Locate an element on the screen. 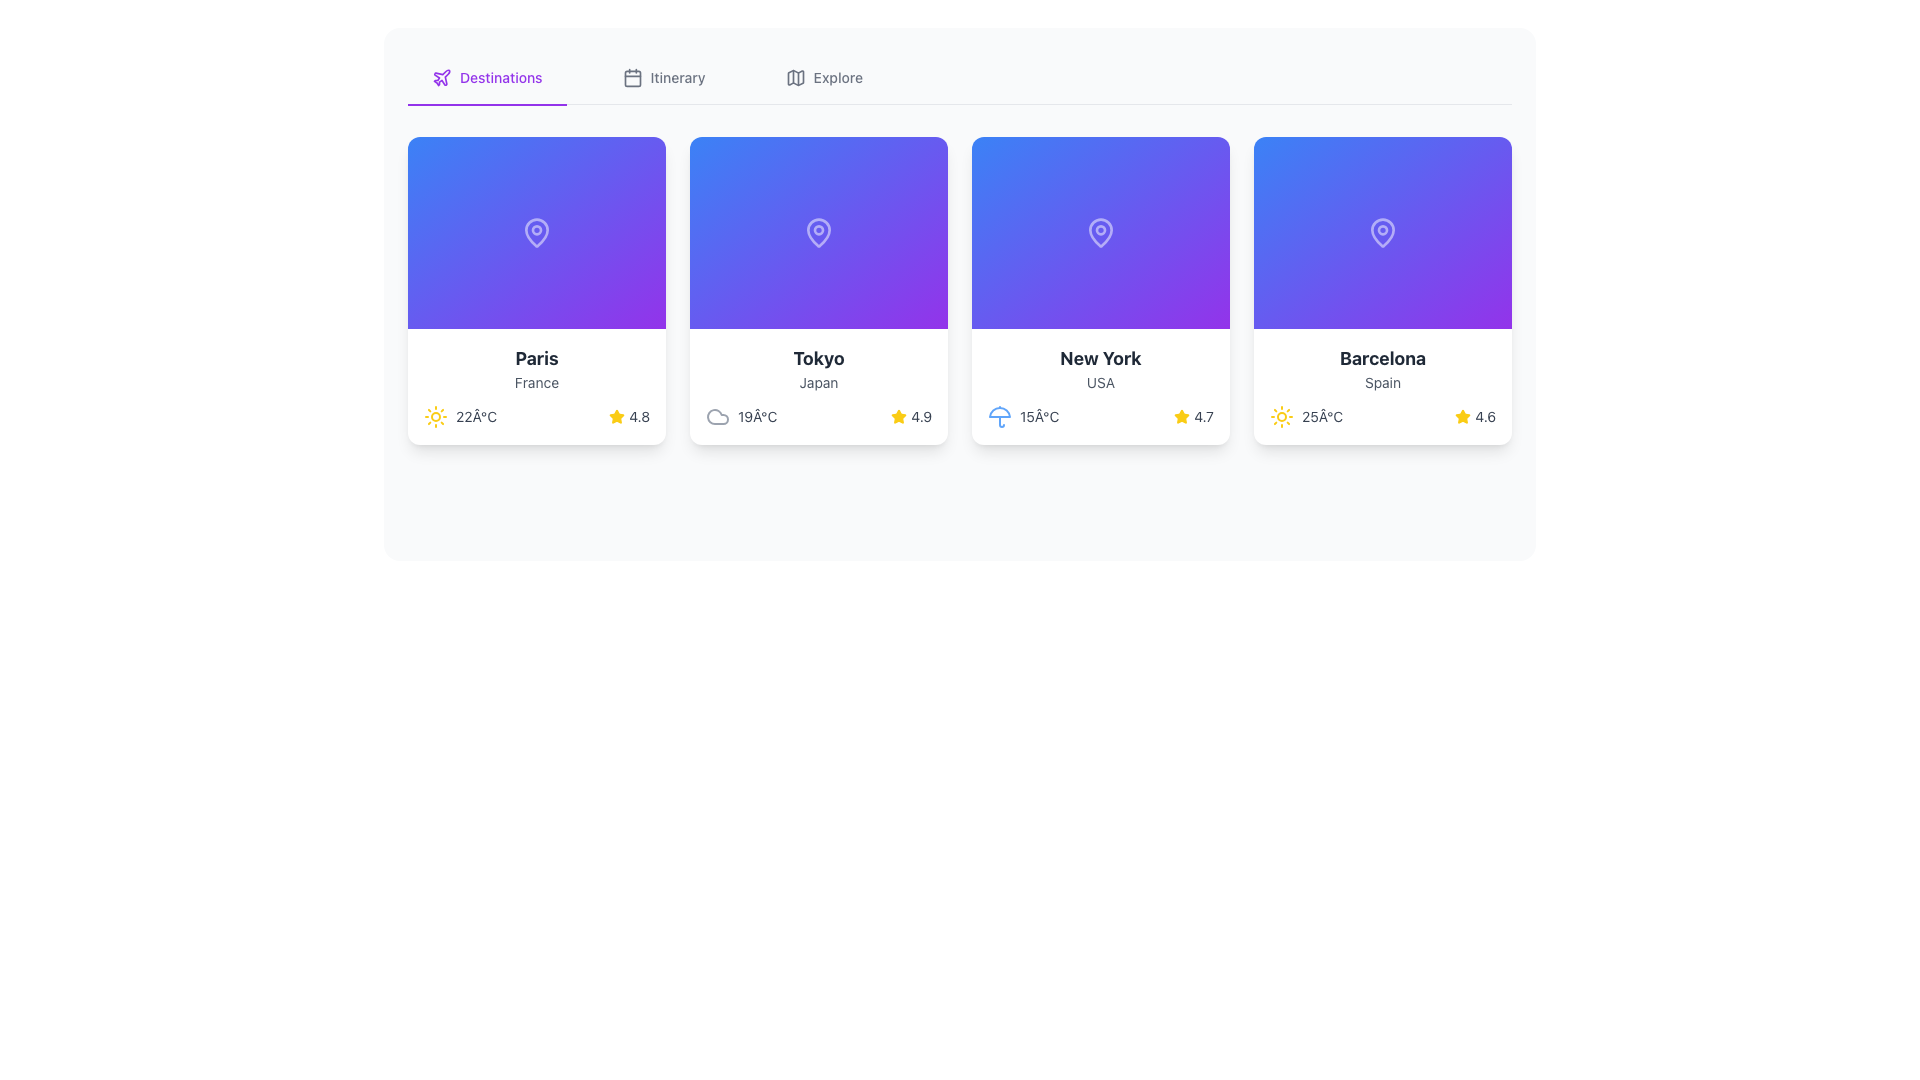 The image size is (1920, 1080). the weather status icon located at the leftmost section of the horizontal group associated with the 'New York, USA' card is located at coordinates (999, 415).